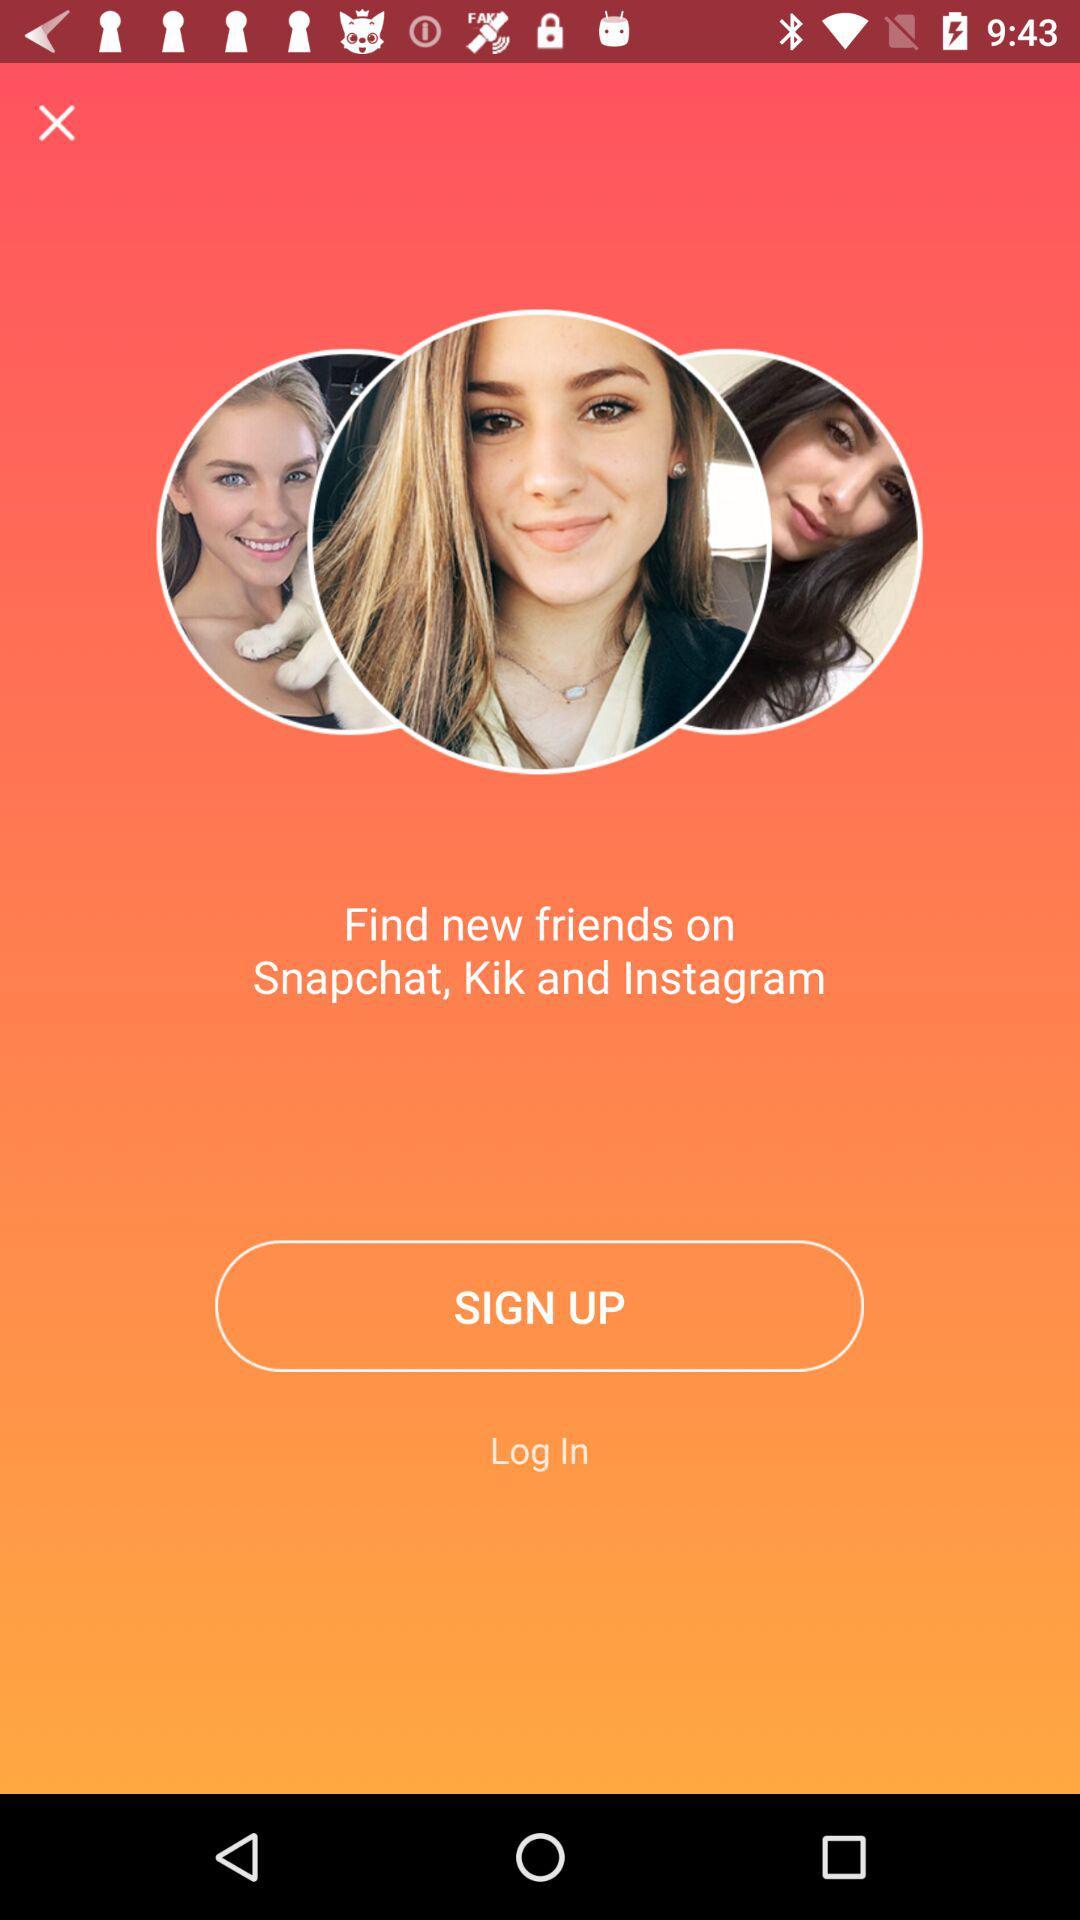 This screenshot has height=1920, width=1080. What do you see at coordinates (538, 1449) in the screenshot?
I see `log in icon` at bounding box center [538, 1449].